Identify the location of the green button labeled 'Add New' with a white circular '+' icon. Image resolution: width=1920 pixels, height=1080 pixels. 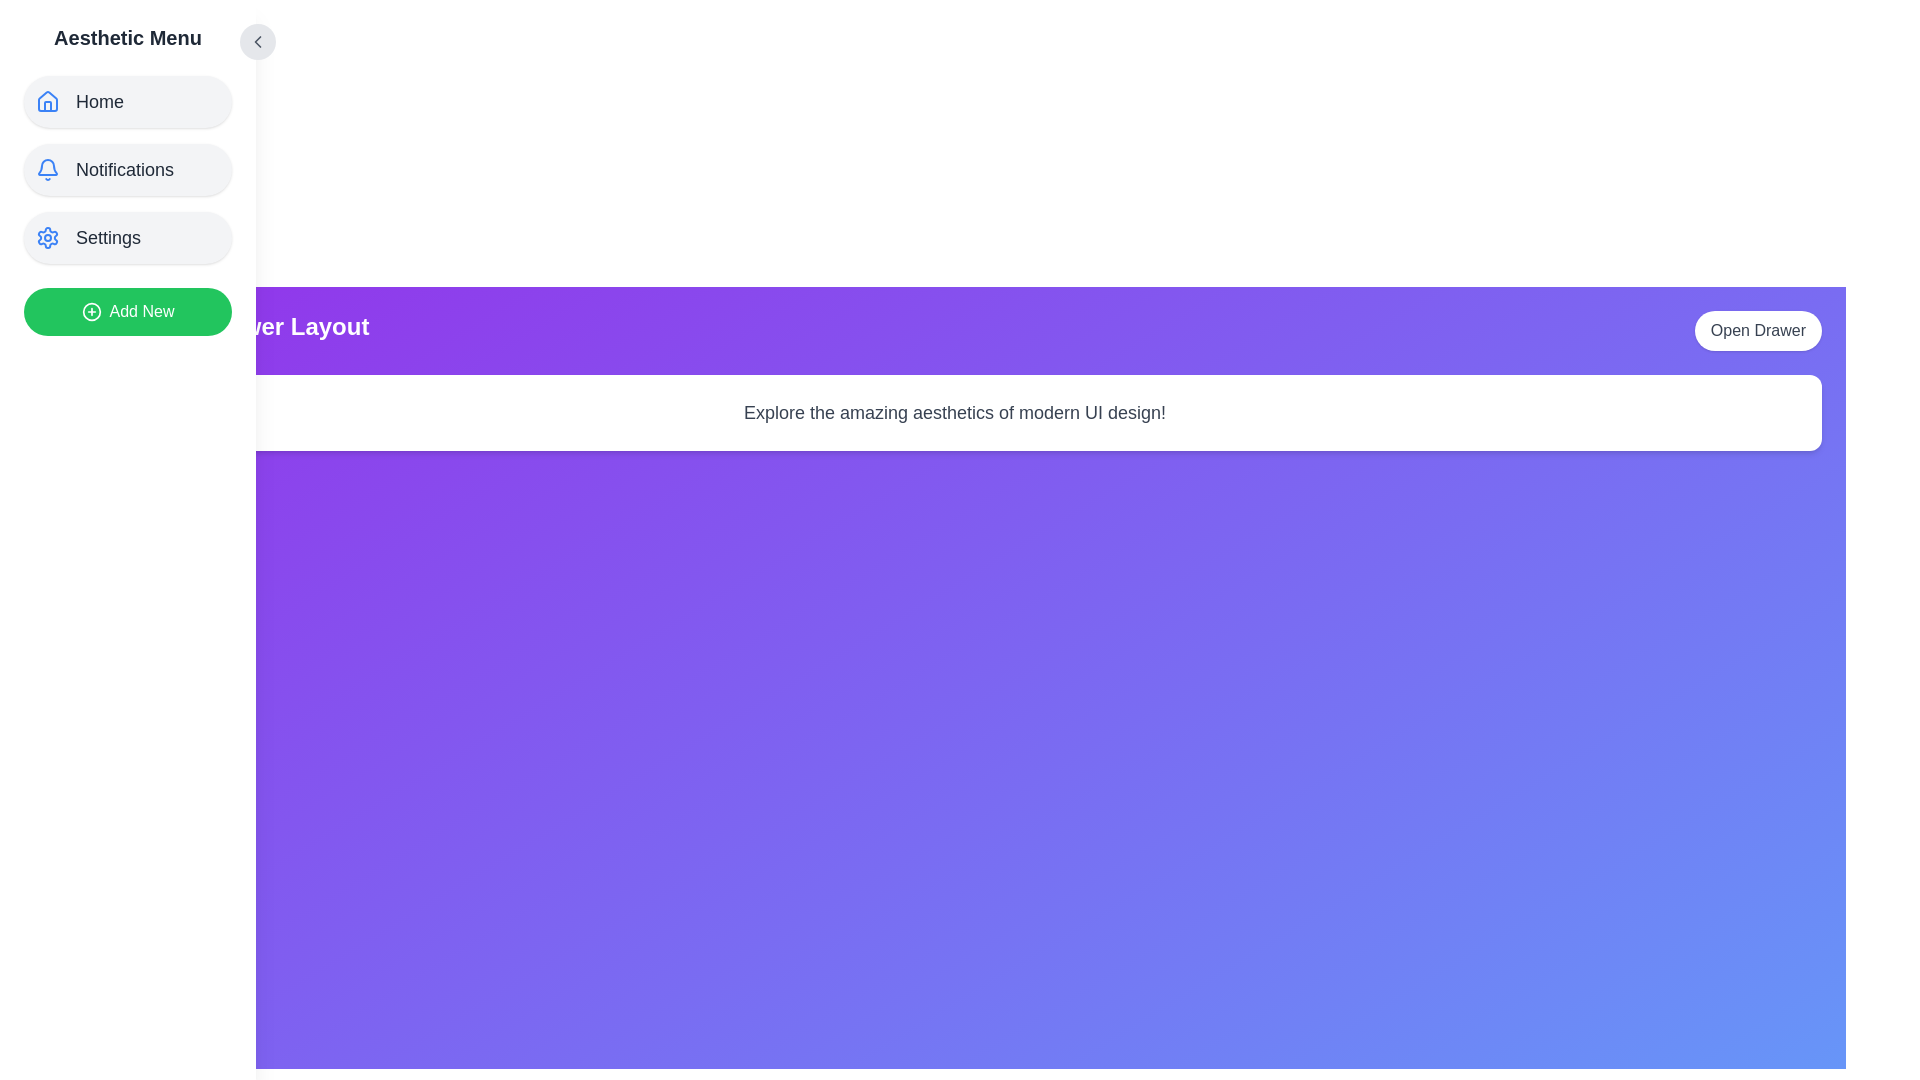
(127, 312).